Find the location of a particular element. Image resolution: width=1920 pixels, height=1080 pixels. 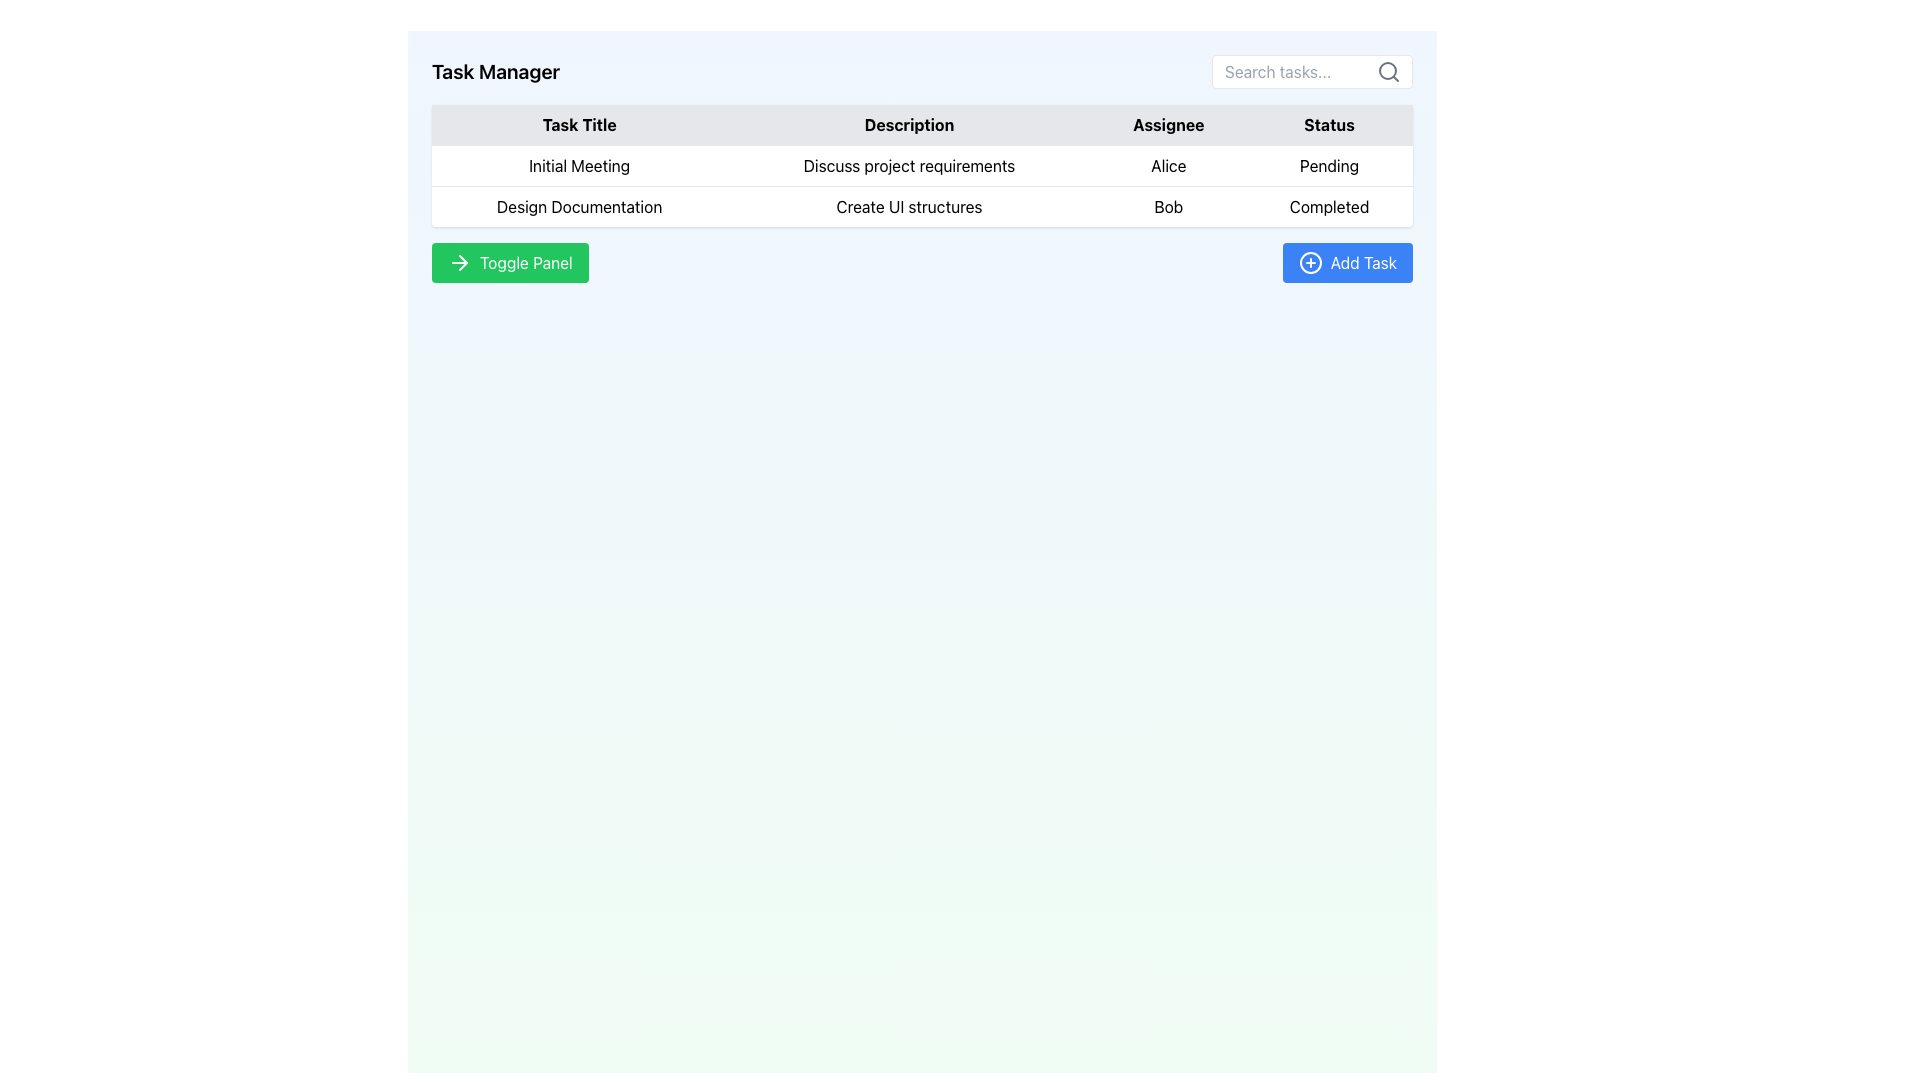

the 'Add Task' button which contains the decorative SVG Circle Element located in the bottom-right part of the interface is located at coordinates (1310, 261).